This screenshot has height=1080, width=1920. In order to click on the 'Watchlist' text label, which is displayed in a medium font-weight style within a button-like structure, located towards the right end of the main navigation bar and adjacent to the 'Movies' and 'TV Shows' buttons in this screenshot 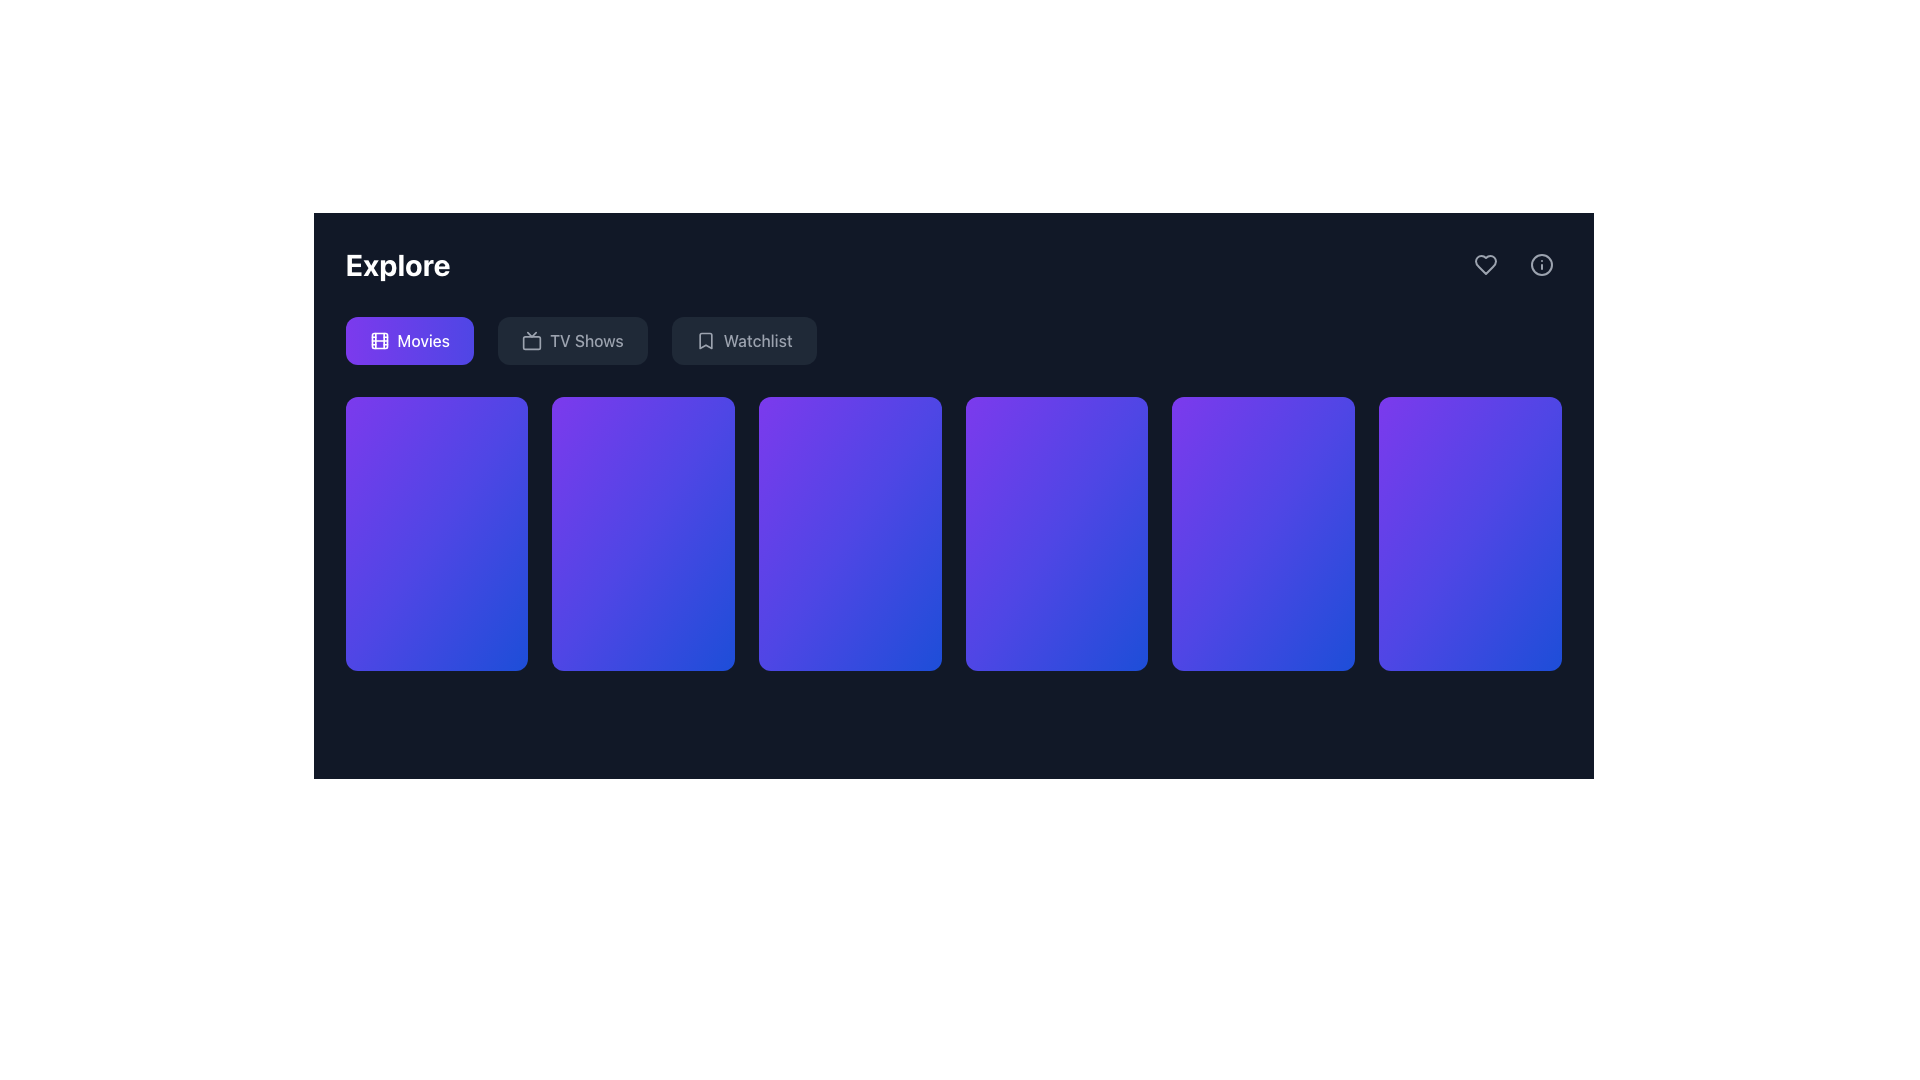, I will do `click(757, 339)`.